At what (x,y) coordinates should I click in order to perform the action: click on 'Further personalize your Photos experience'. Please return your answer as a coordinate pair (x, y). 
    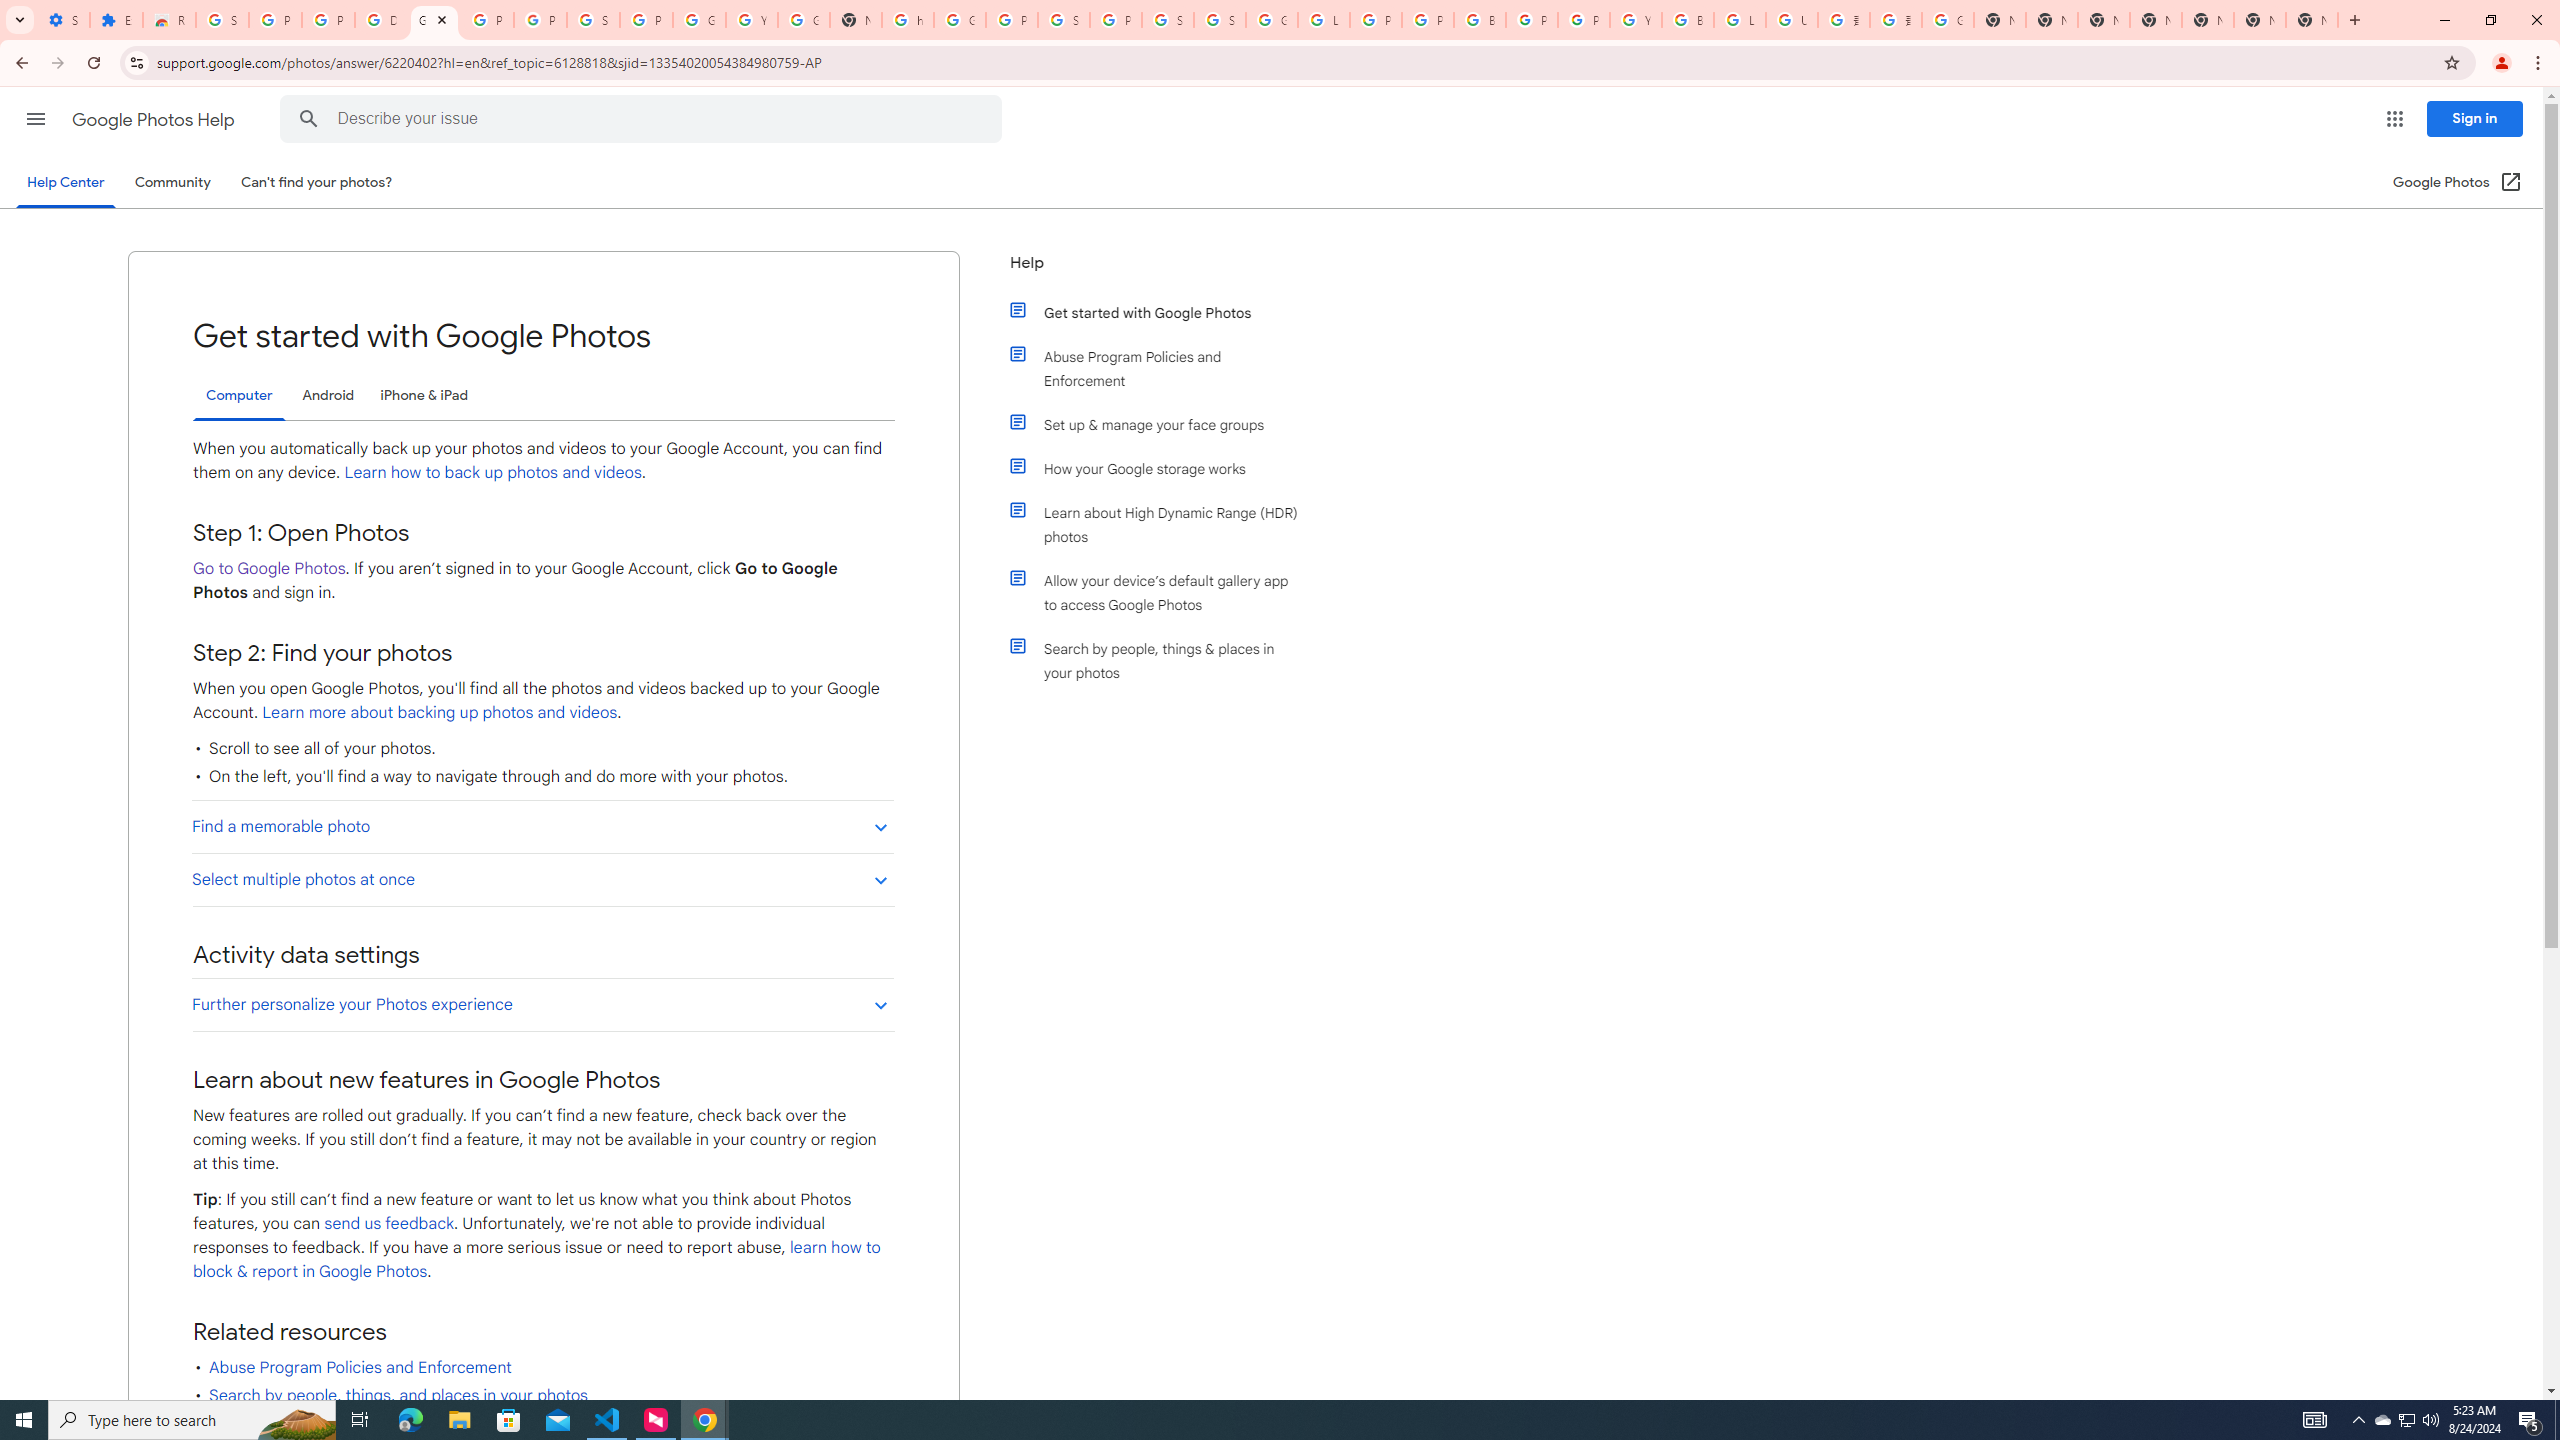
    Looking at the image, I should click on (542, 1003).